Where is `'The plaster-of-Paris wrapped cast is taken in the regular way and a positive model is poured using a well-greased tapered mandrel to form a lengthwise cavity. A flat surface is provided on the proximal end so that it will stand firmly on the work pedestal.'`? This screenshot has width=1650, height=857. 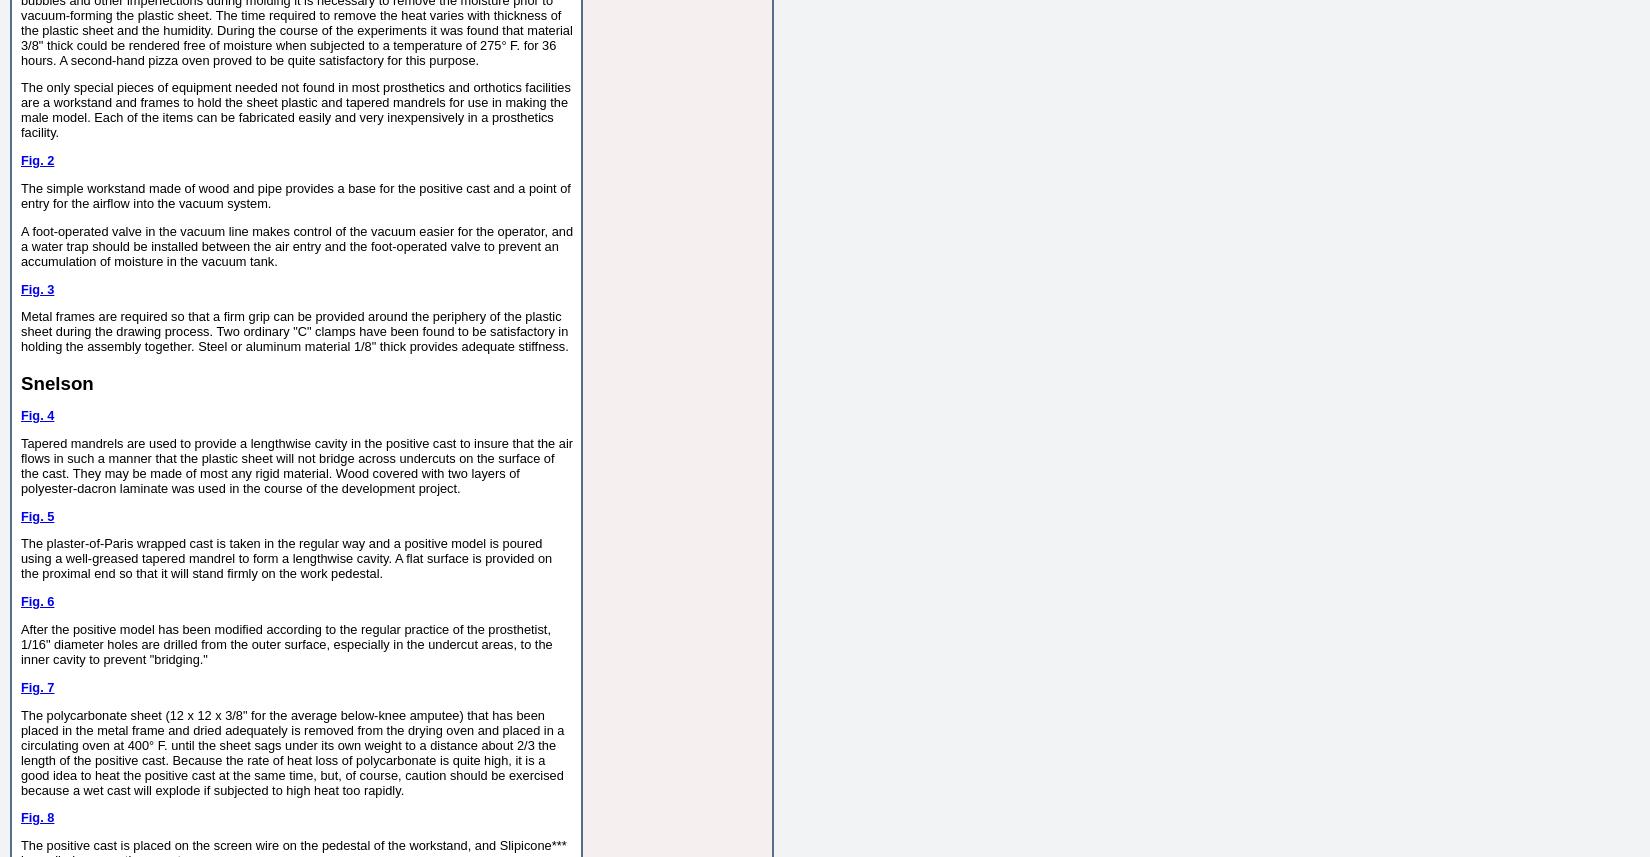 'The plaster-of-Paris wrapped cast is taken in the regular way and a positive model is poured using a well-greased tapered mandrel to form a lengthwise cavity. A flat surface is provided on the proximal end so that it will stand firmly on the work pedestal.' is located at coordinates (286, 558).